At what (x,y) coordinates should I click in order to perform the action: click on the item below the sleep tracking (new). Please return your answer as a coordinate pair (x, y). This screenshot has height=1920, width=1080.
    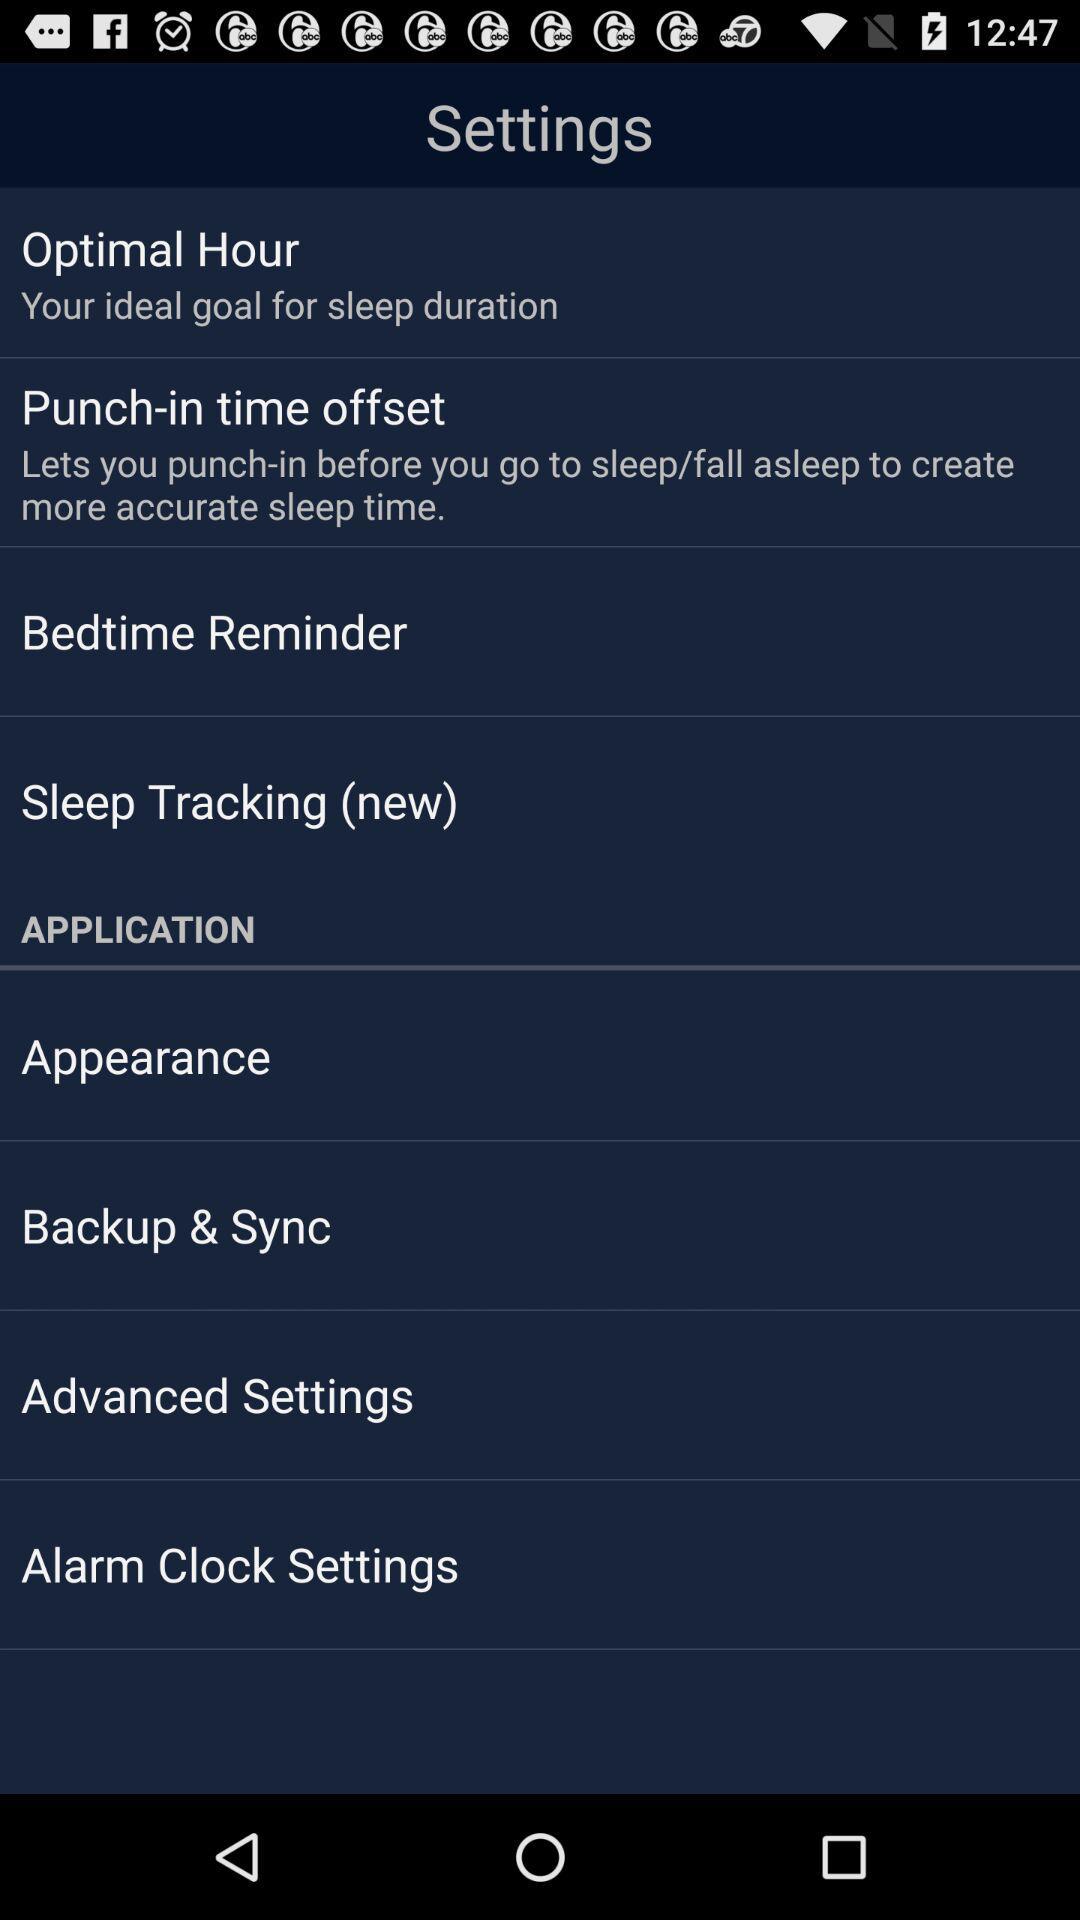
    Looking at the image, I should click on (540, 927).